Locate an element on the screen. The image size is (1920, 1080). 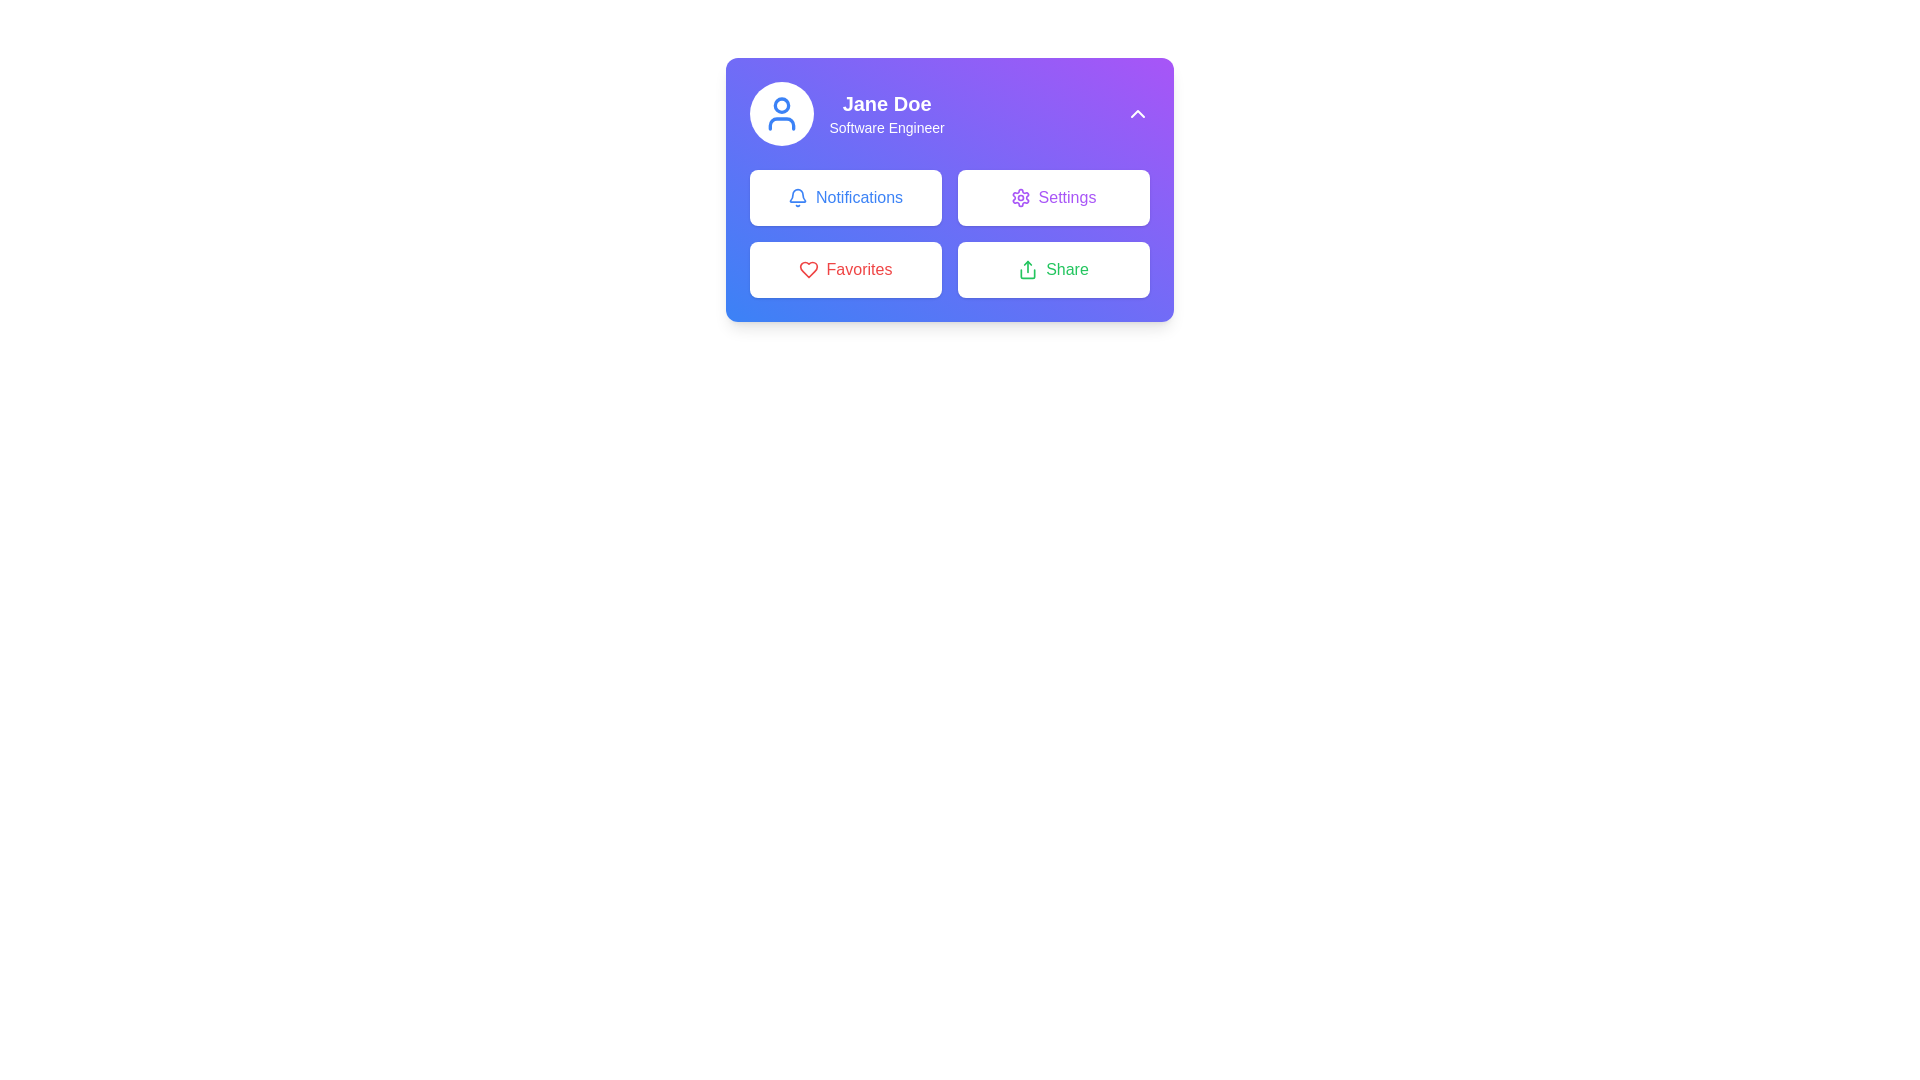
the 'Favorites' button, which is visually emphasized by the decorative icon located to the left of the label text is located at coordinates (808, 270).